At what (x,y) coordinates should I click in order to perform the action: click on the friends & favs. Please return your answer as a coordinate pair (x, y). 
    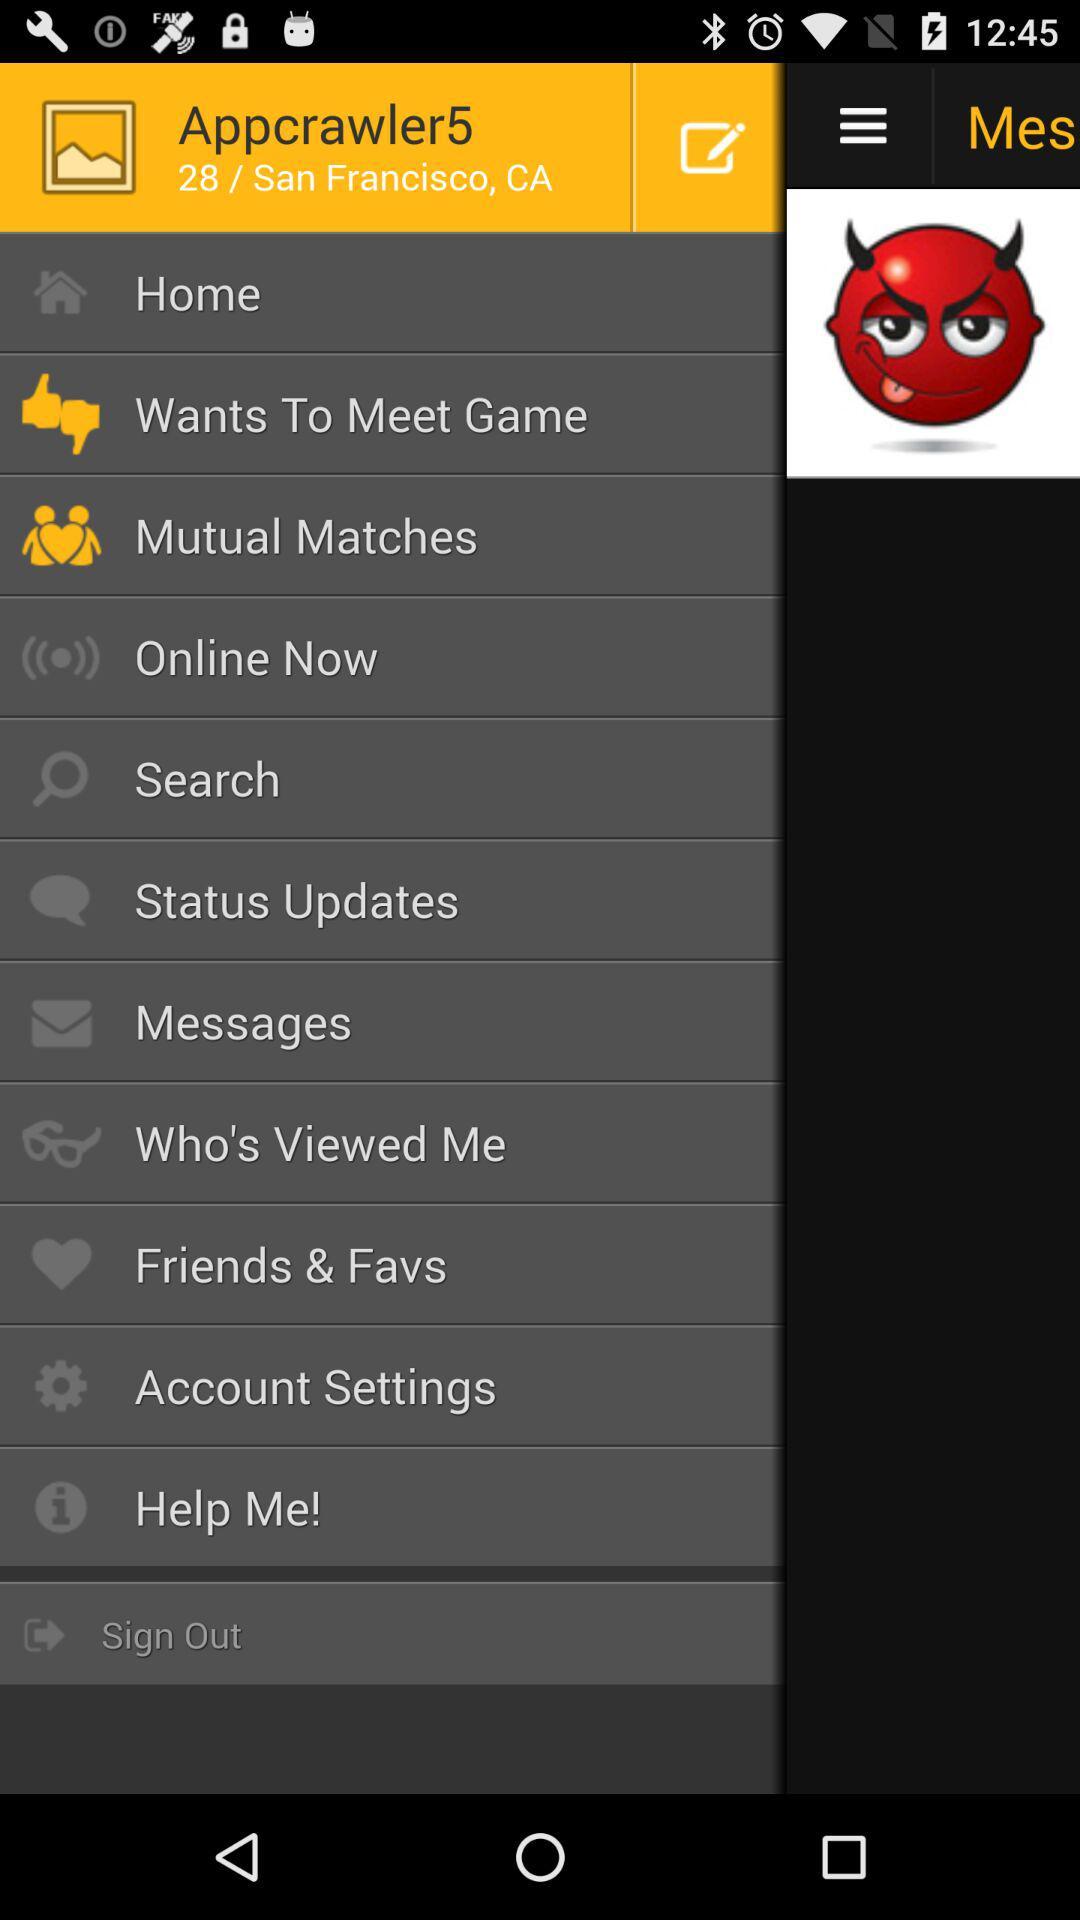
    Looking at the image, I should click on (393, 1263).